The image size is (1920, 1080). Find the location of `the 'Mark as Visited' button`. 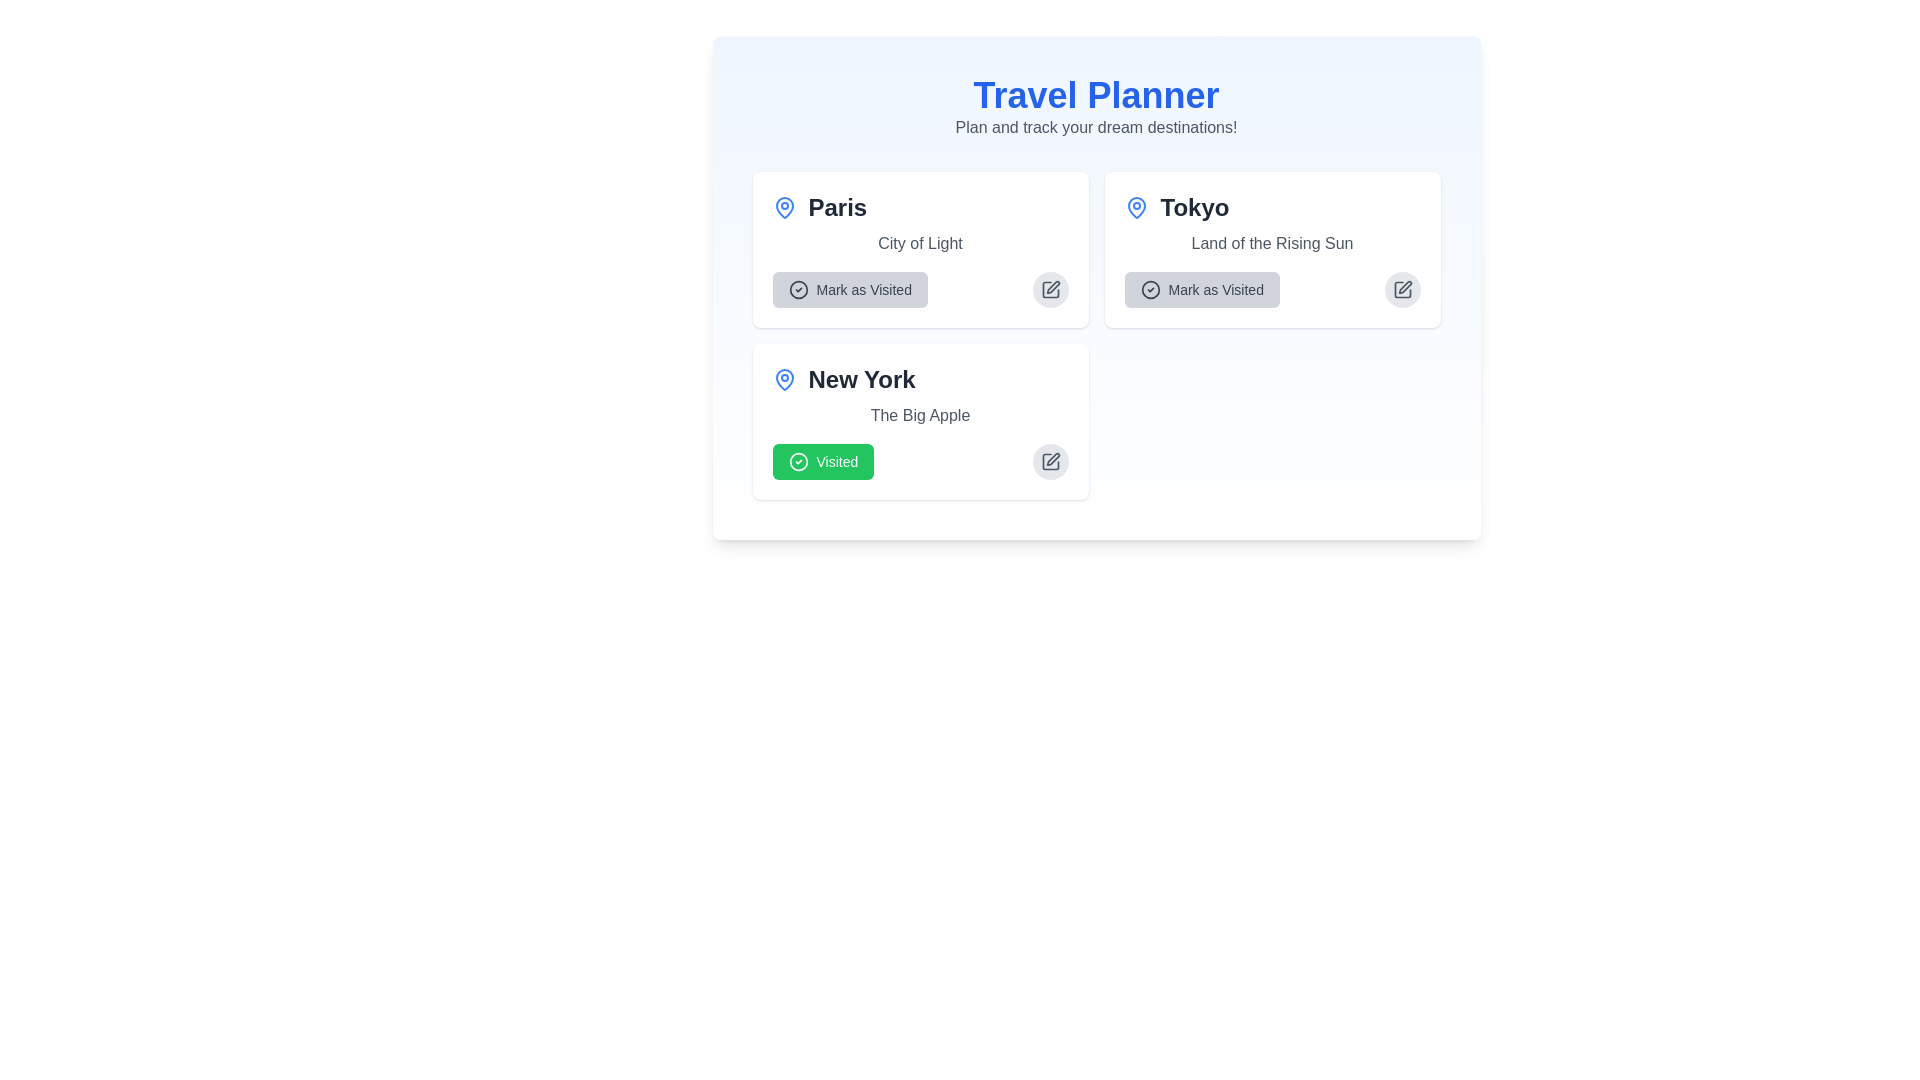

the 'Mark as Visited' button is located at coordinates (864, 289).